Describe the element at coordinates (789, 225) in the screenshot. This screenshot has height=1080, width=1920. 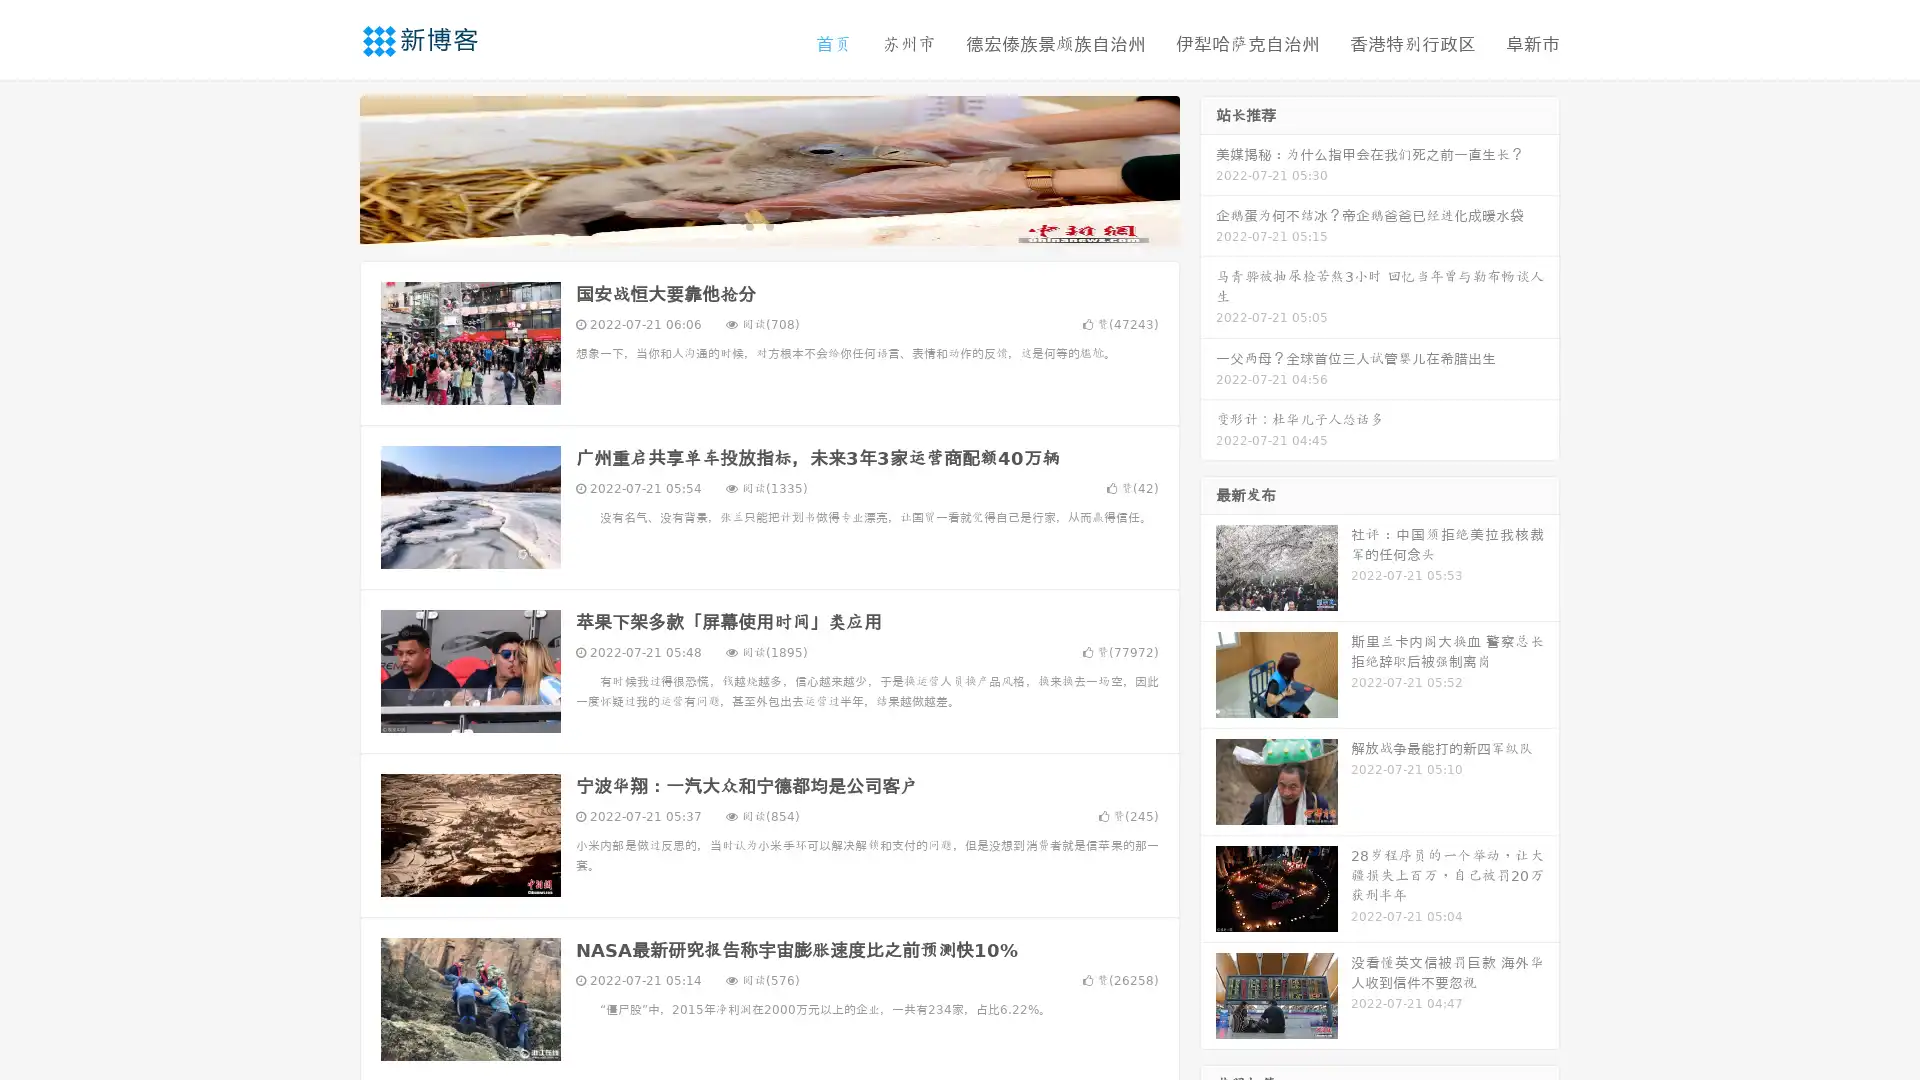
I see `Go to slide 3` at that location.